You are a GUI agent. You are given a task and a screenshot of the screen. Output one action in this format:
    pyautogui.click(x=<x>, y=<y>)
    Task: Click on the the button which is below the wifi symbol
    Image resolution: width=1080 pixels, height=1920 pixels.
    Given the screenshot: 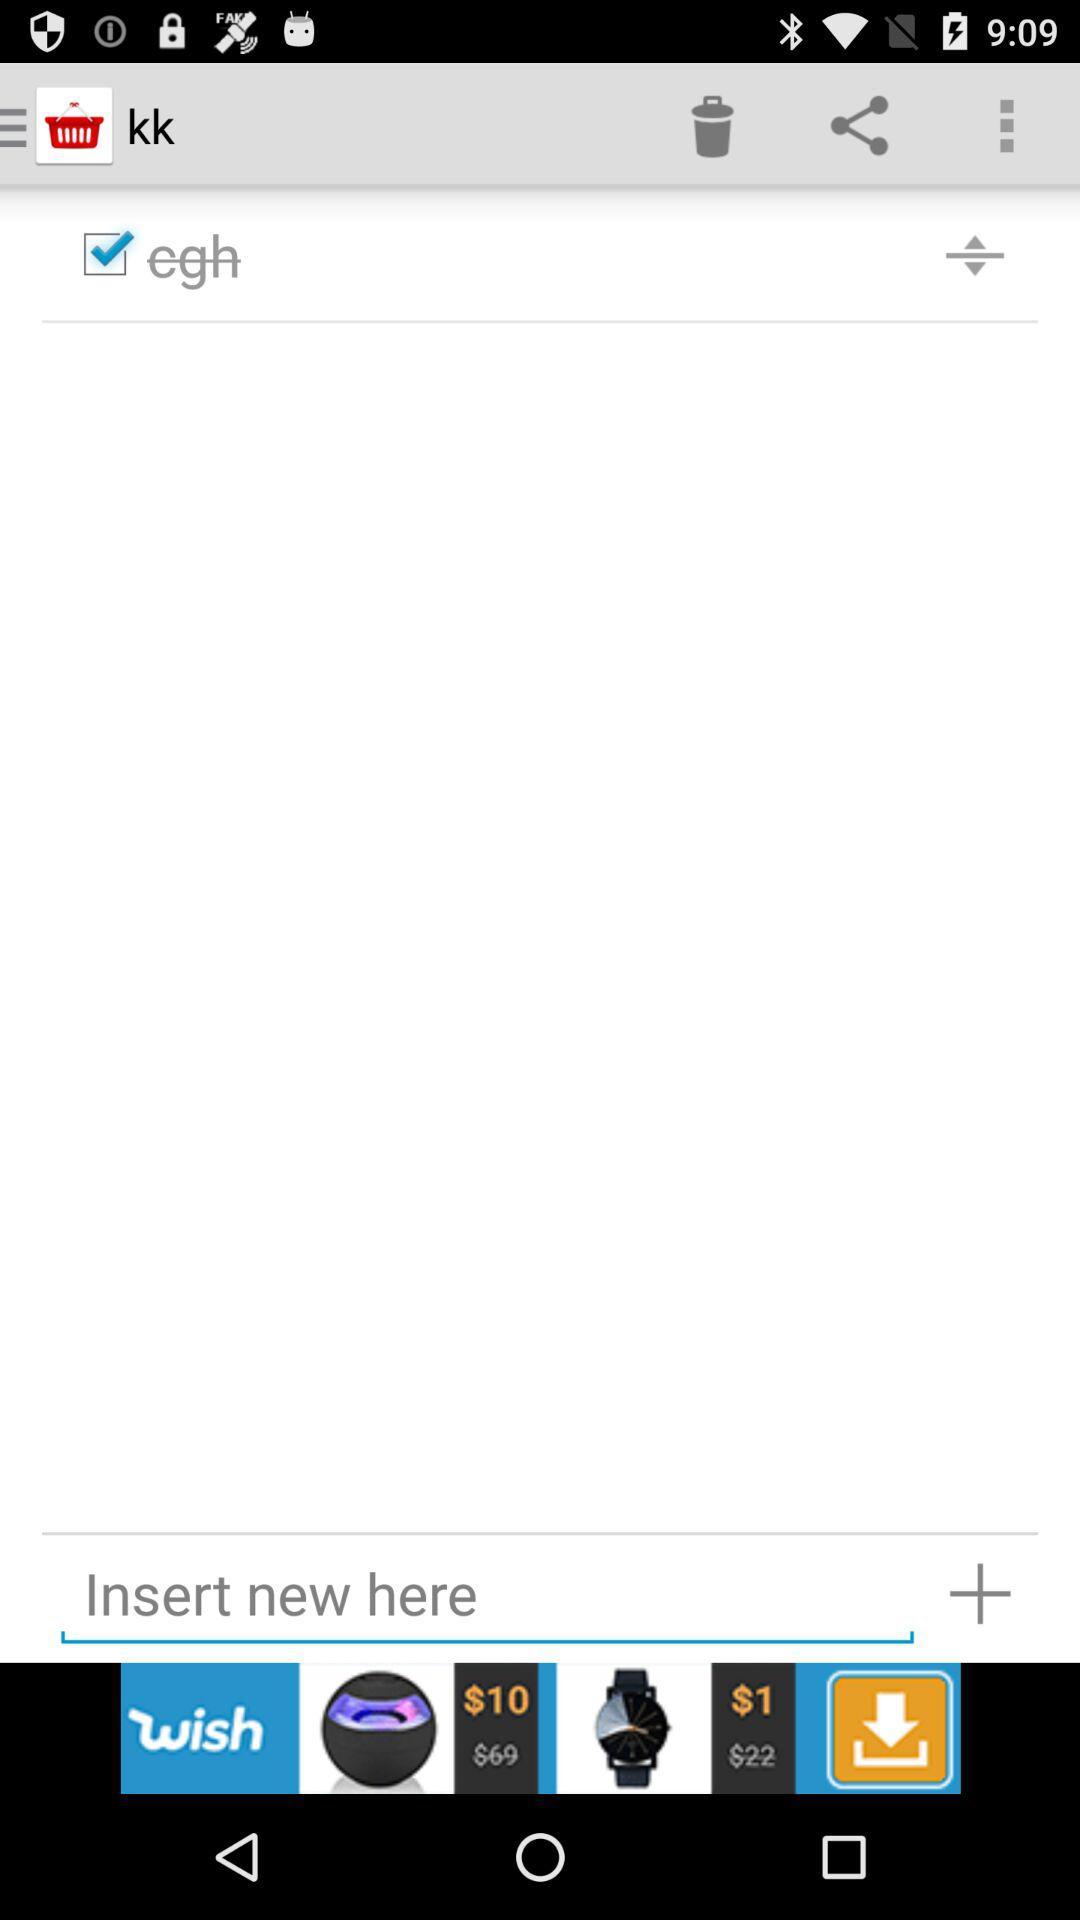 What is the action you would take?
    pyautogui.click(x=858, y=124)
    